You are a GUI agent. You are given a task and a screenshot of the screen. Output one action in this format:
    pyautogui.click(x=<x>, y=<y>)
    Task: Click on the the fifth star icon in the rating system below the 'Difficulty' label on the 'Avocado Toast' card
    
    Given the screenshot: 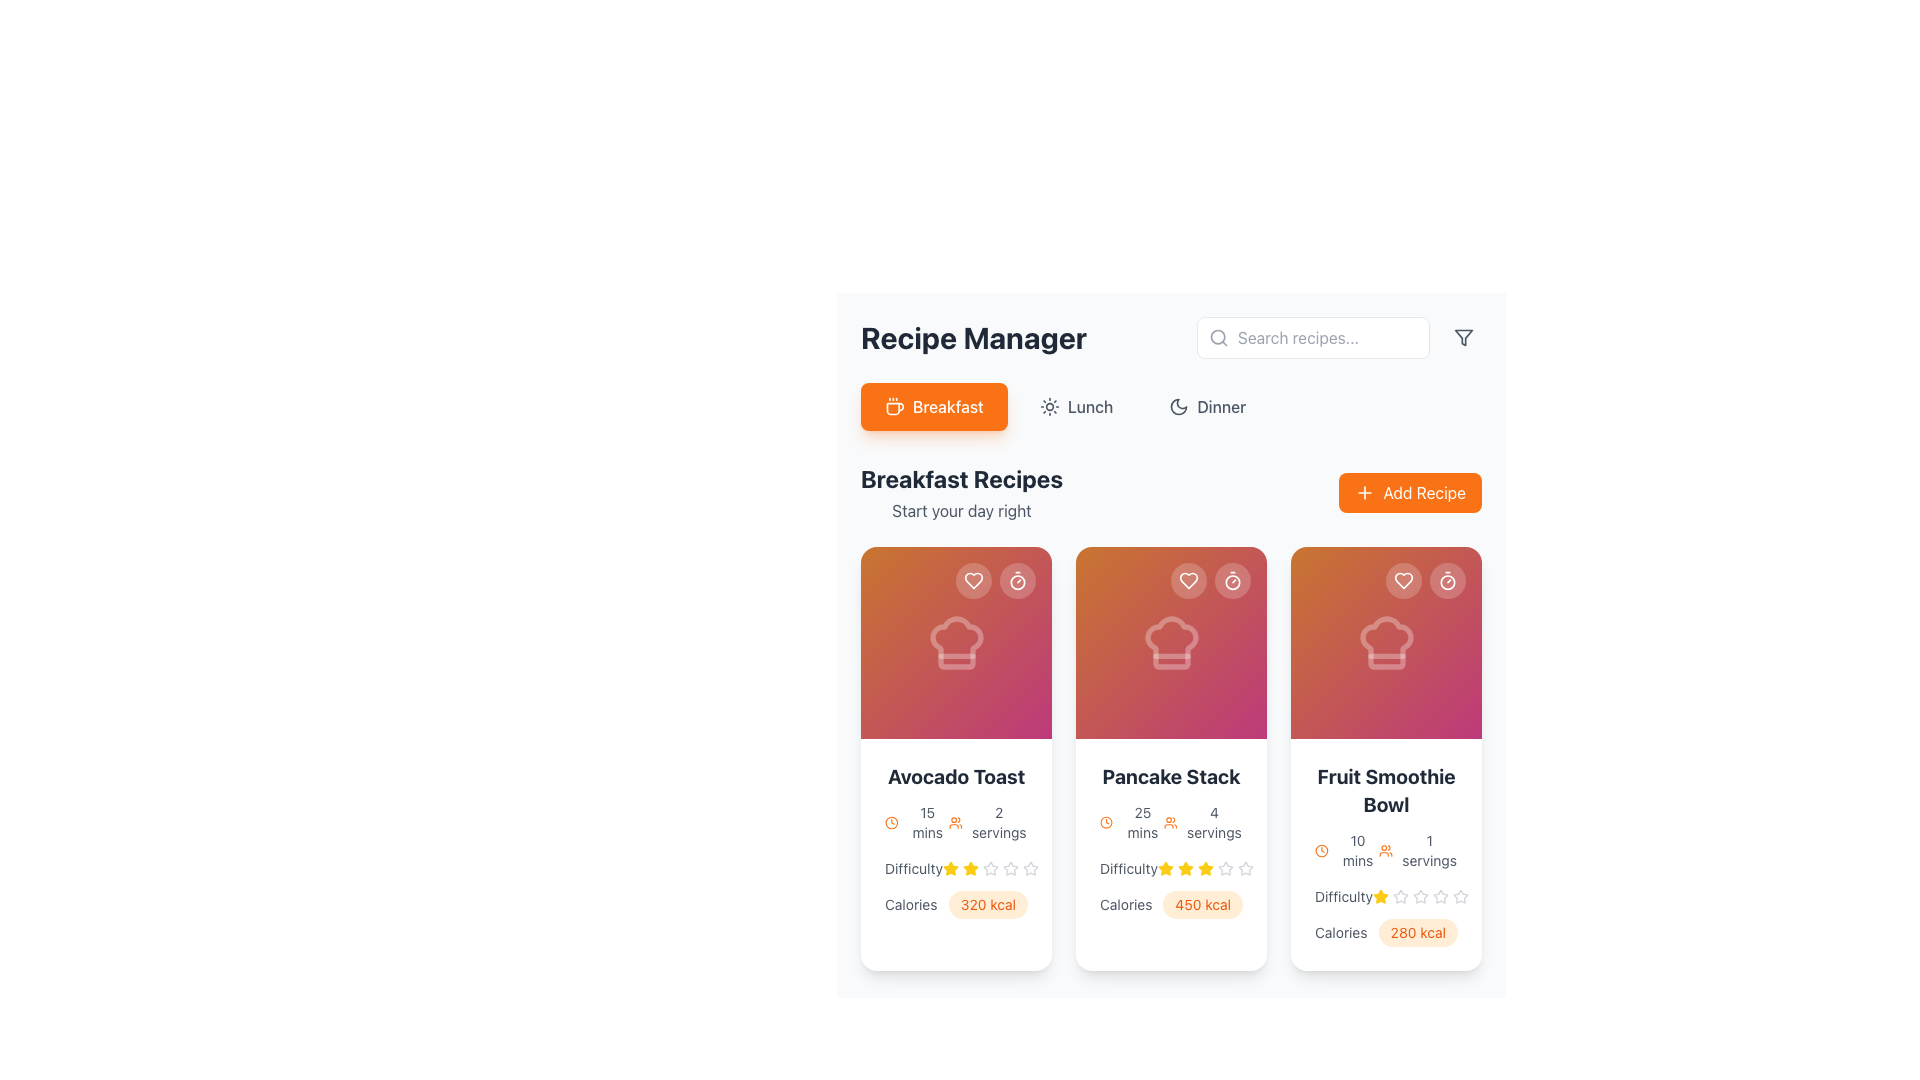 What is the action you would take?
    pyautogui.click(x=1010, y=867)
    